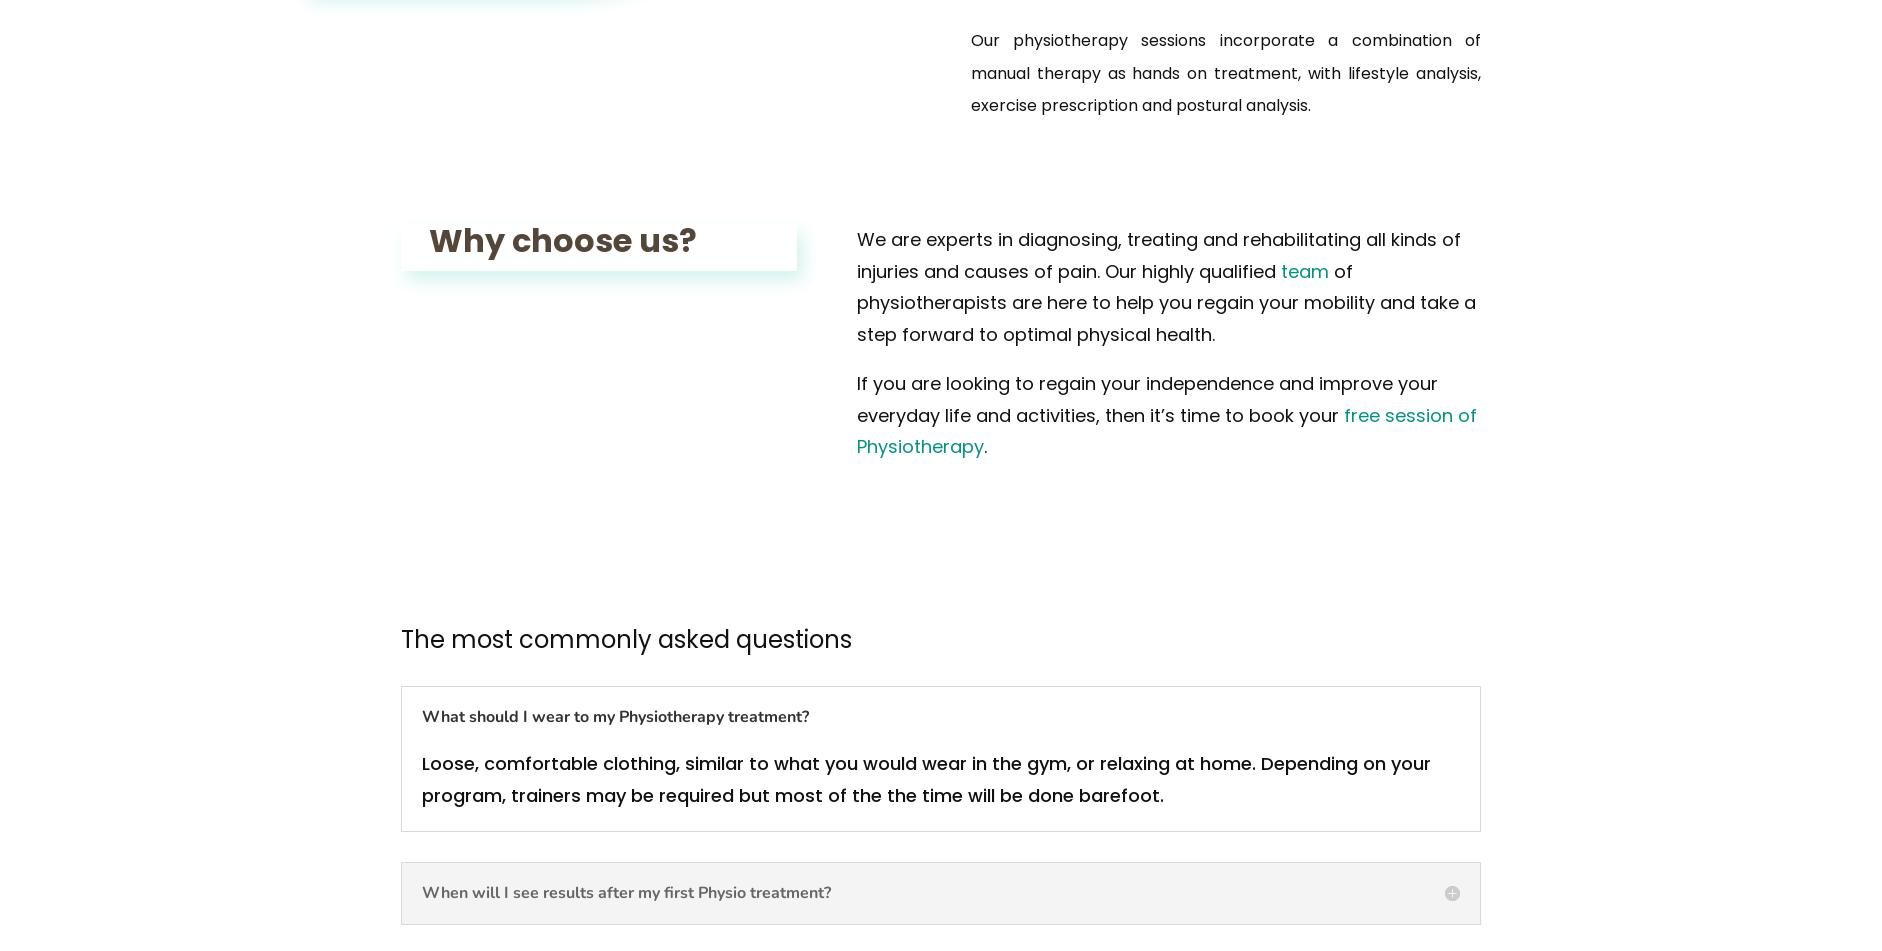  What do you see at coordinates (548, 239) in the screenshot?
I see `'Why choose us?'` at bounding box center [548, 239].